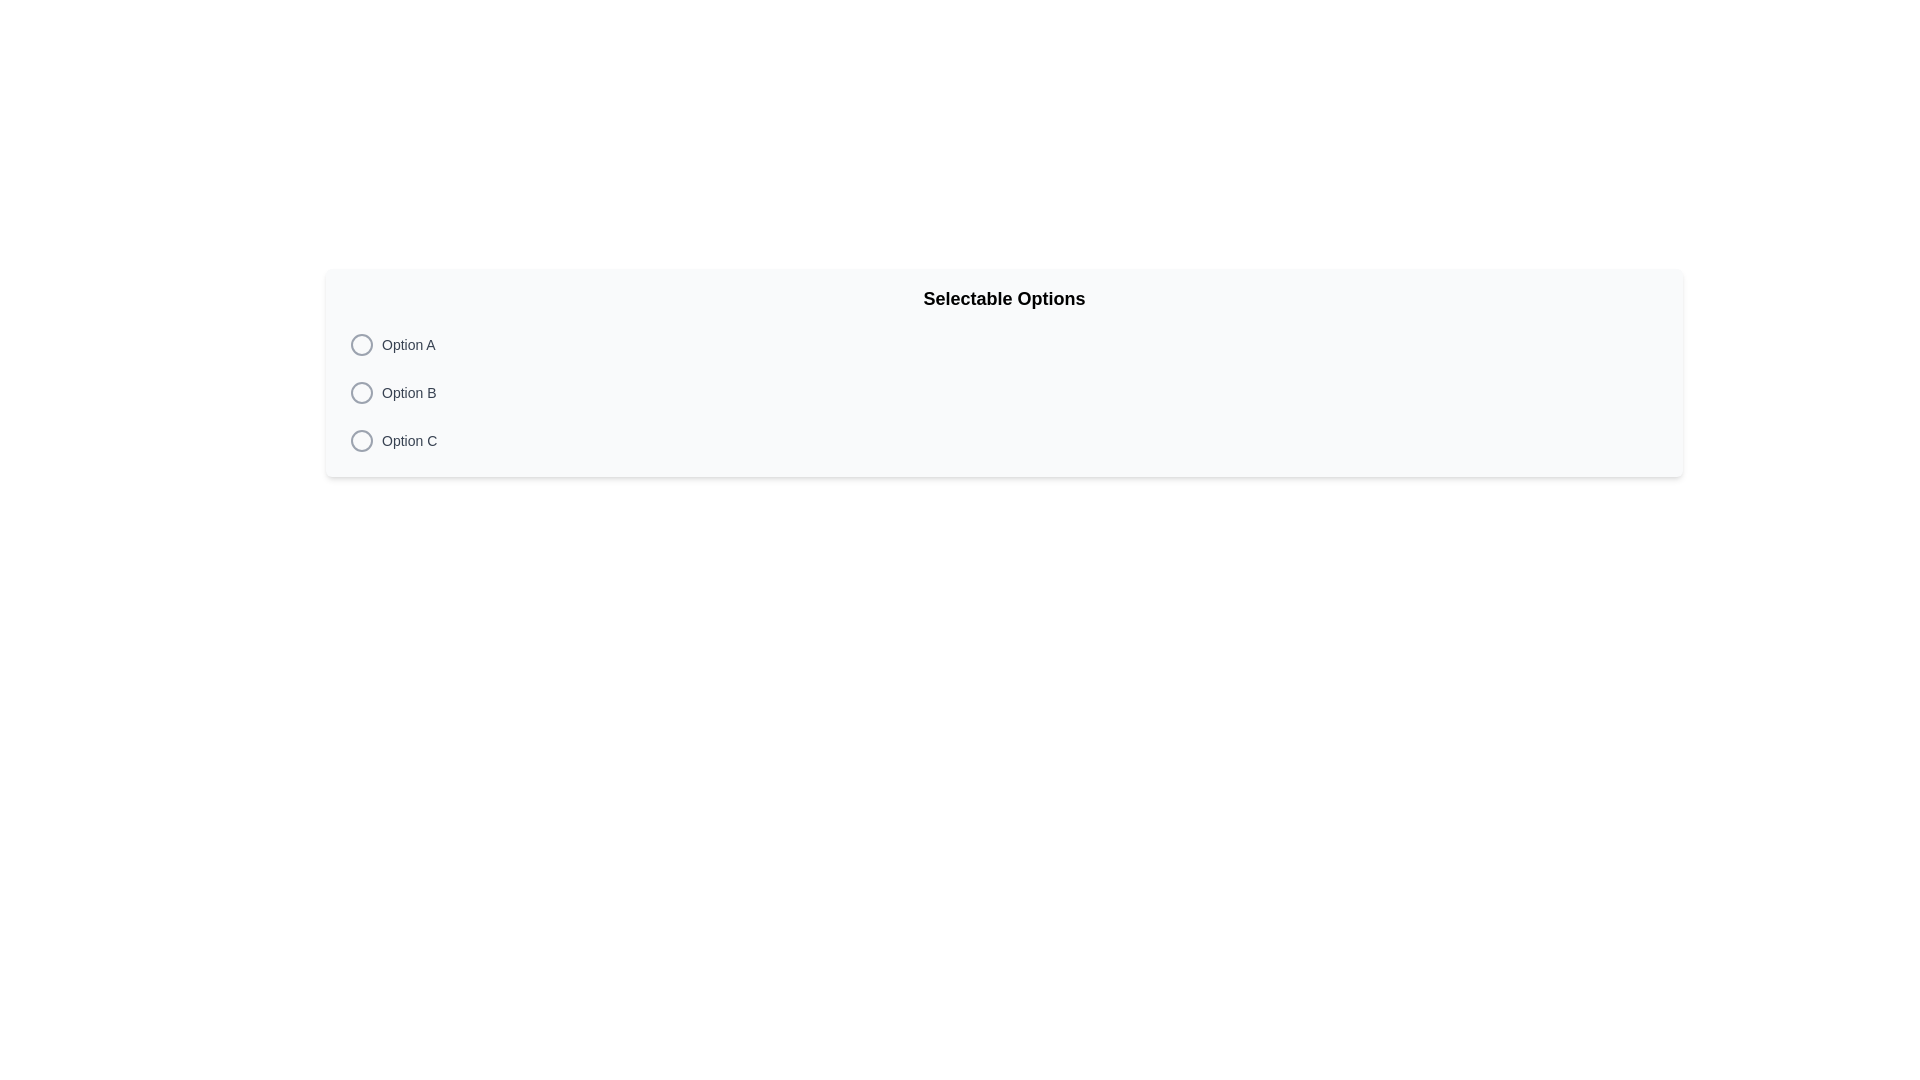 The height and width of the screenshot is (1080, 1920). What do you see at coordinates (361, 439) in the screenshot?
I see `the radio button-like indicator located inside the third option in a vertical list of choices, positioned below 'Option B'` at bounding box center [361, 439].